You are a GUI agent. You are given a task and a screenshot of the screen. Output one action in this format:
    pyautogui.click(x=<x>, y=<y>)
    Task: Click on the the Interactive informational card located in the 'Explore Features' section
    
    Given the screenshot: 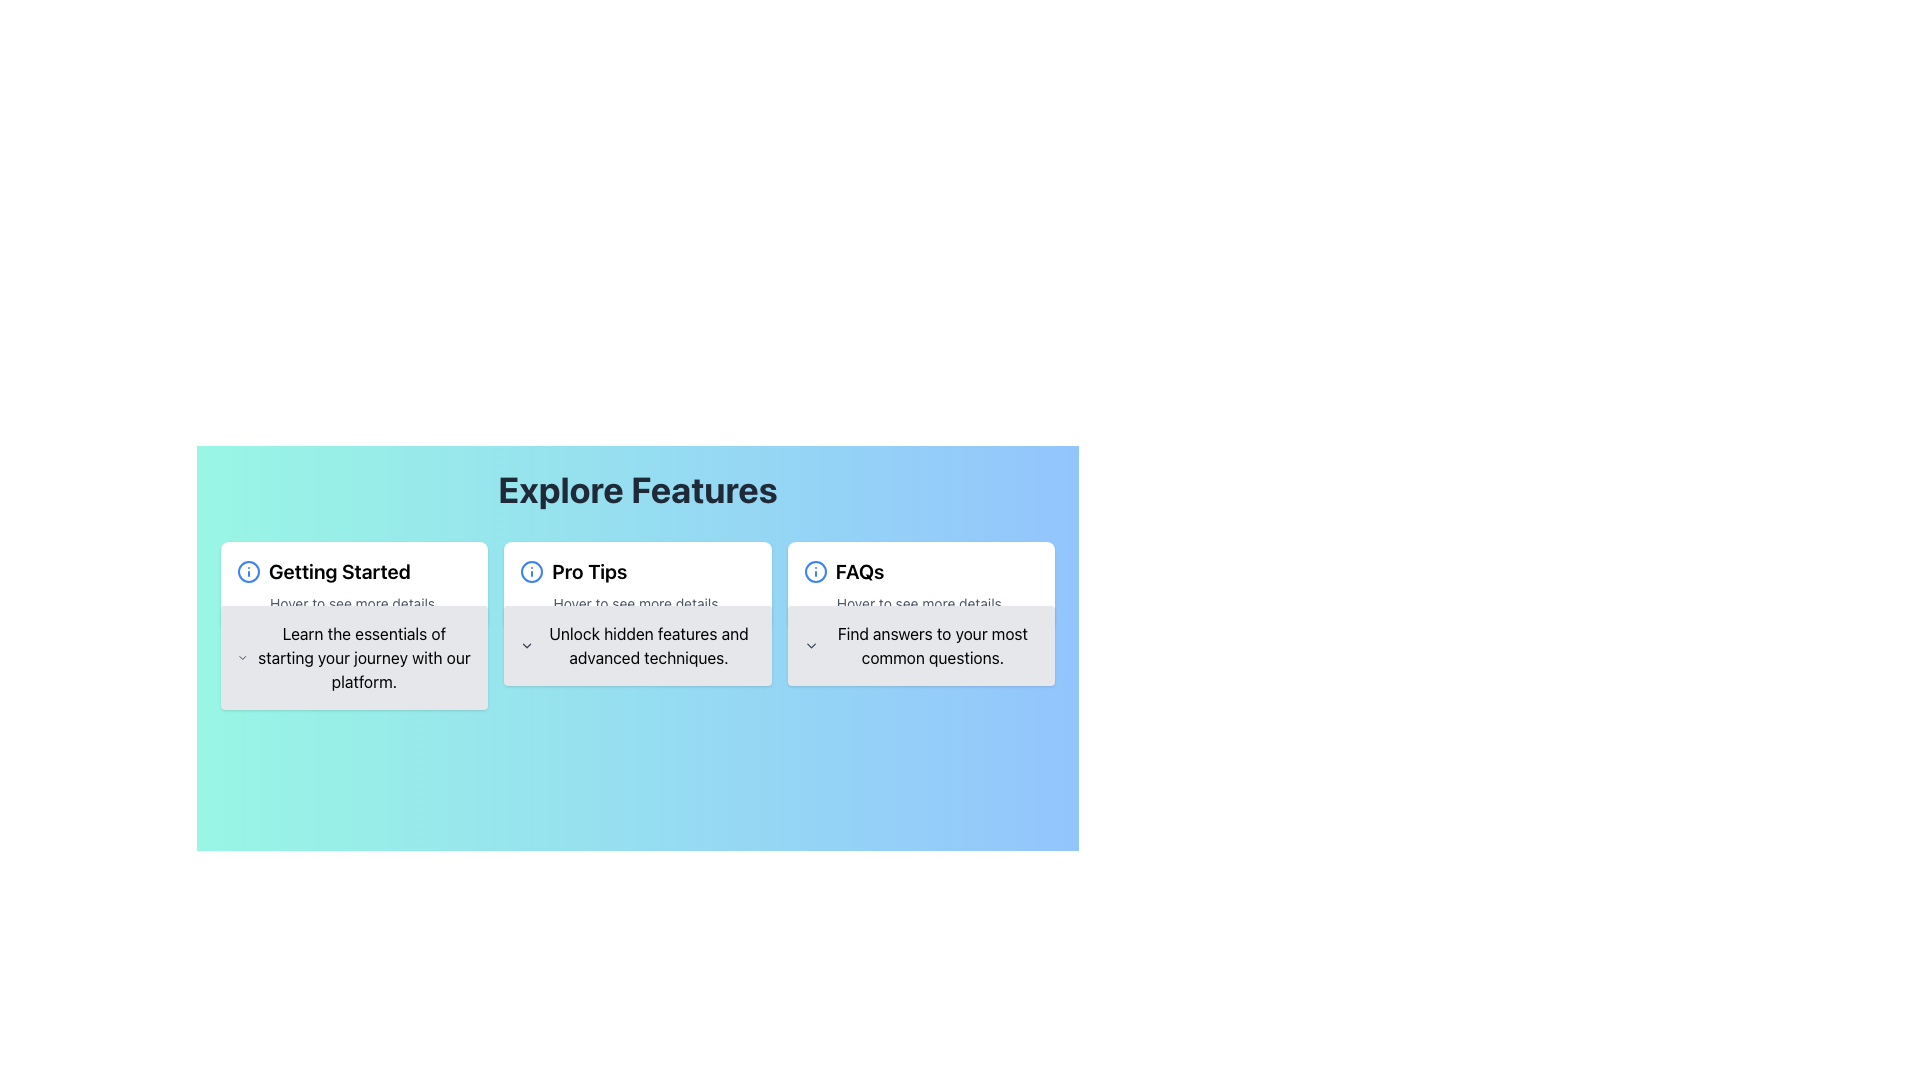 What is the action you would take?
    pyautogui.click(x=637, y=585)
    